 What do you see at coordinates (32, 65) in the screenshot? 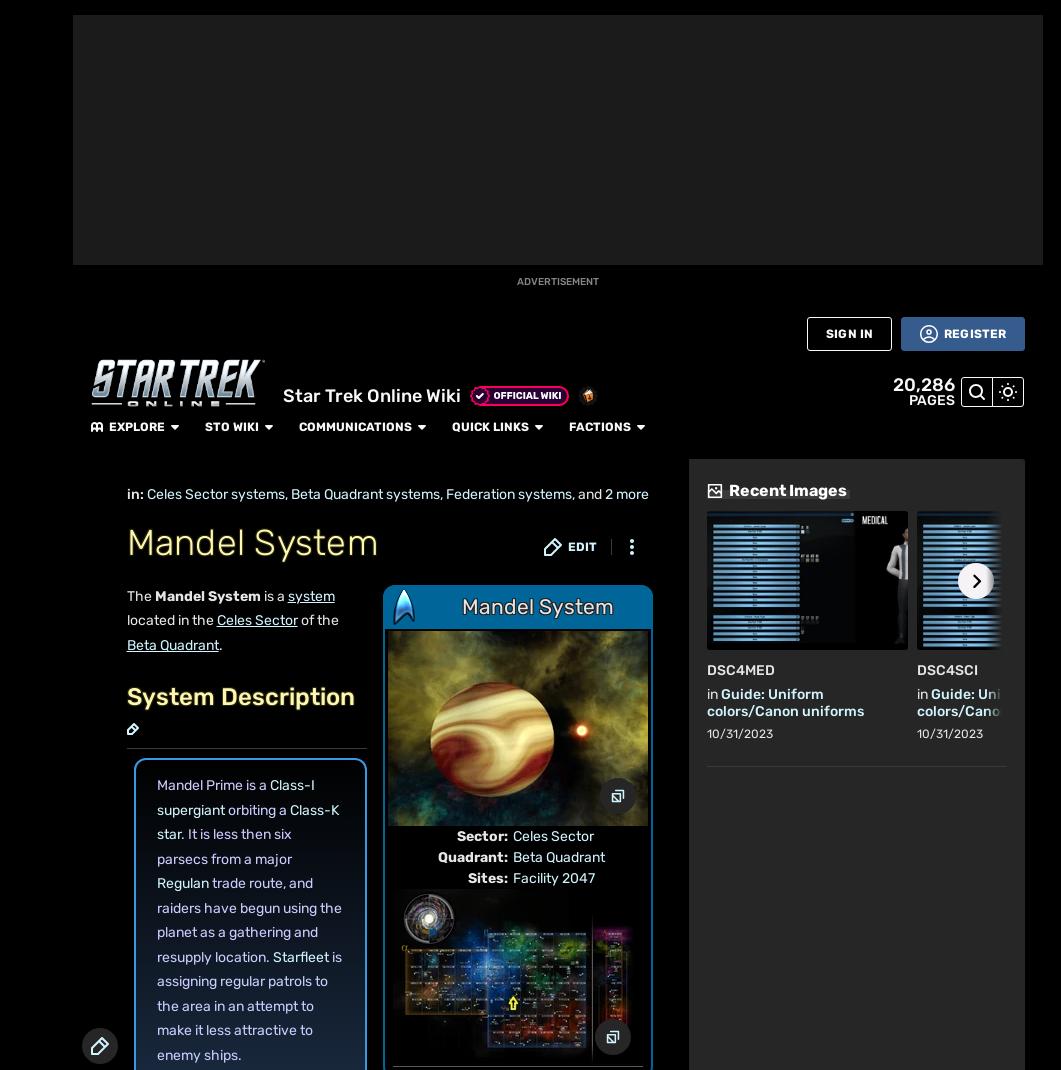
I see `'FANDOM'` at bounding box center [32, 65].